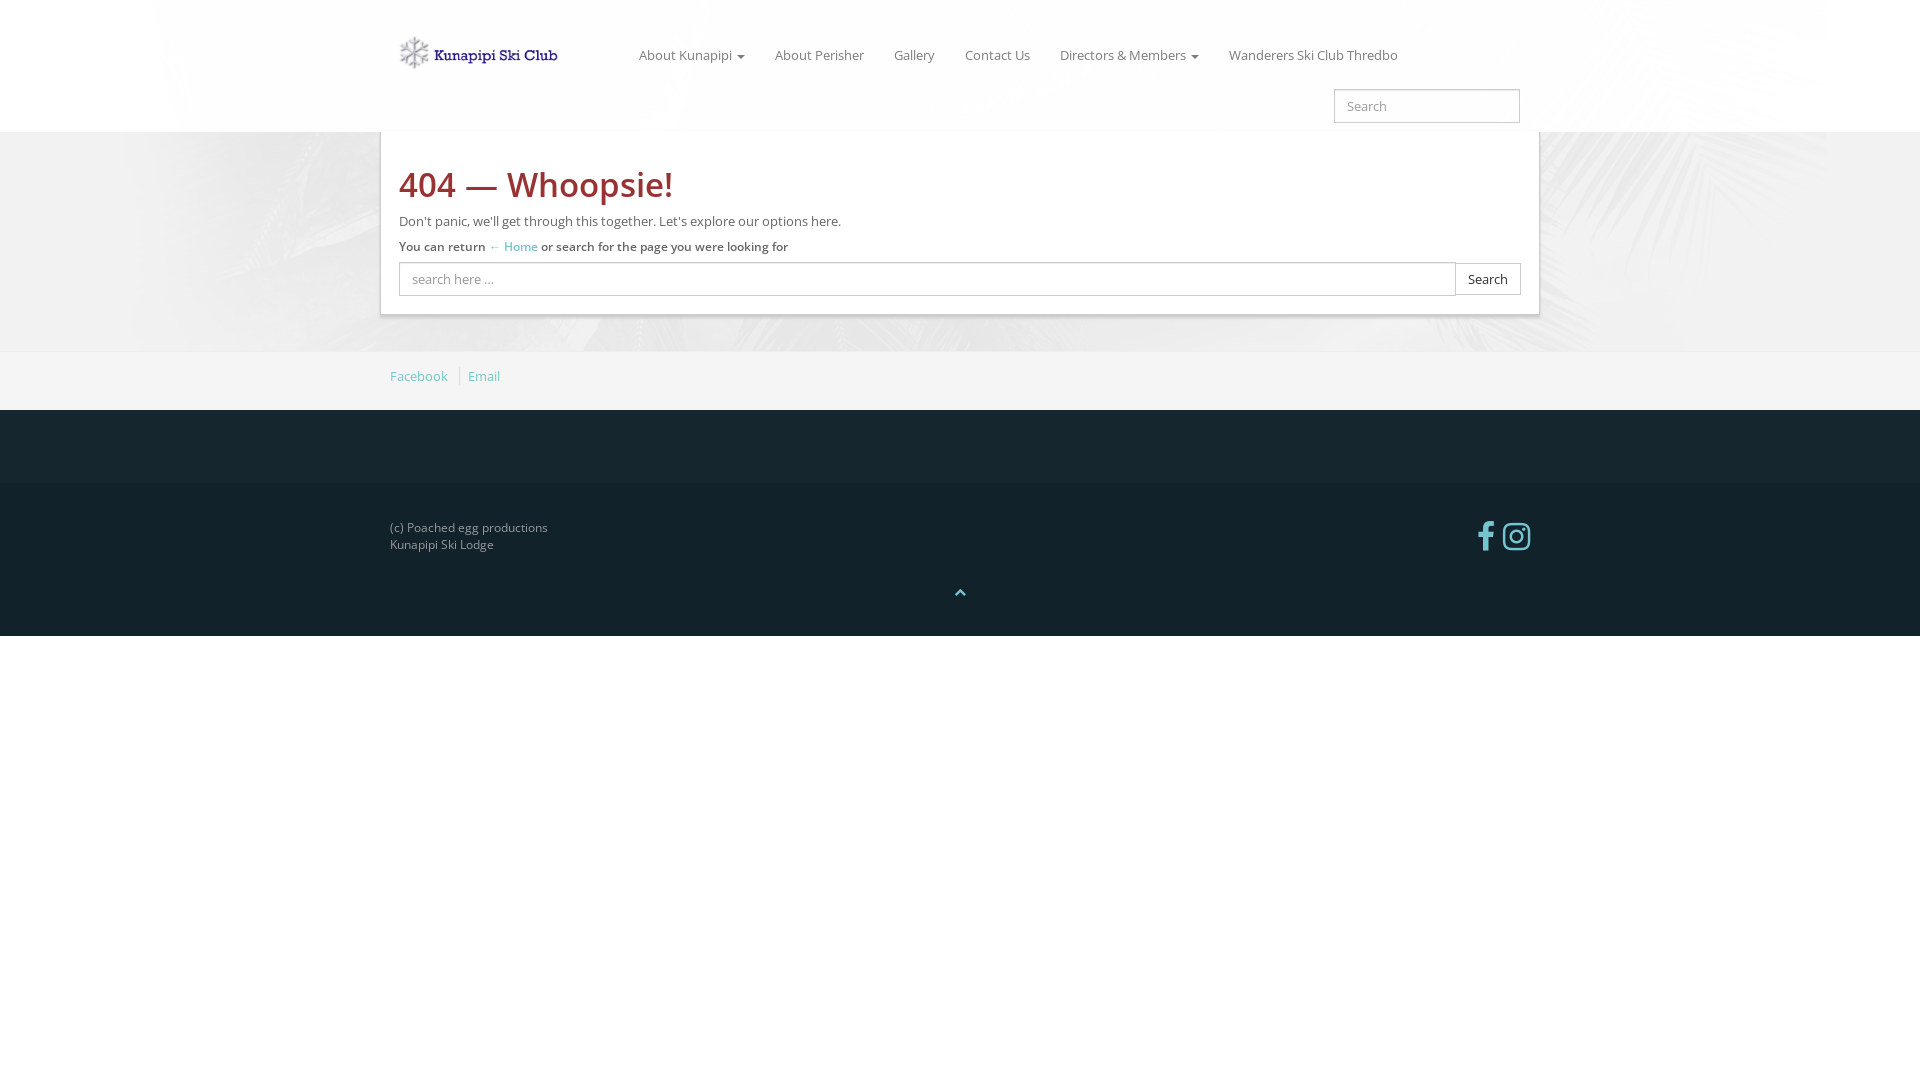 This screenshot has height=1080, width=1920. What do you see at coordinates (1313, 53) in the screenshot?
I see `'Wanderers Ski Club Thredbo'` at bounding box center [1313, 53].